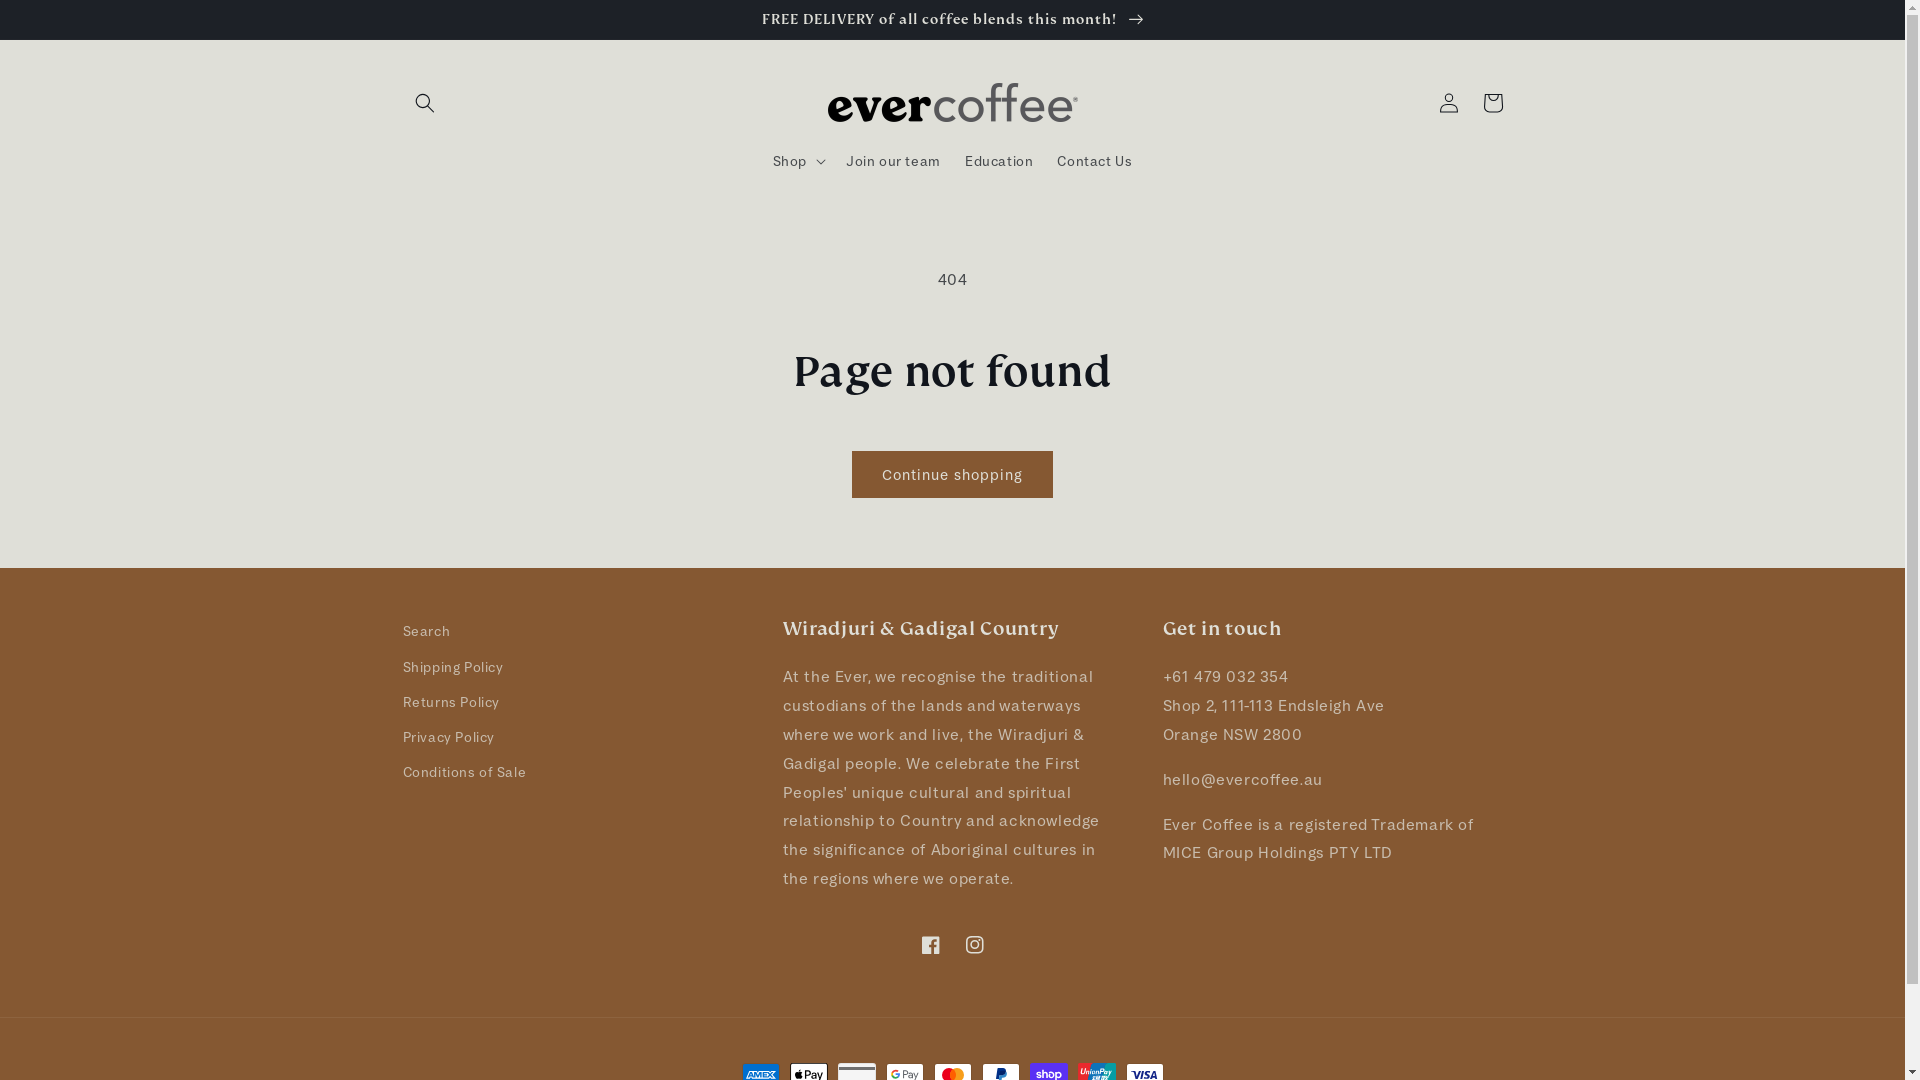  I want to click on 'Conditions of Sale', so click(401, 771).